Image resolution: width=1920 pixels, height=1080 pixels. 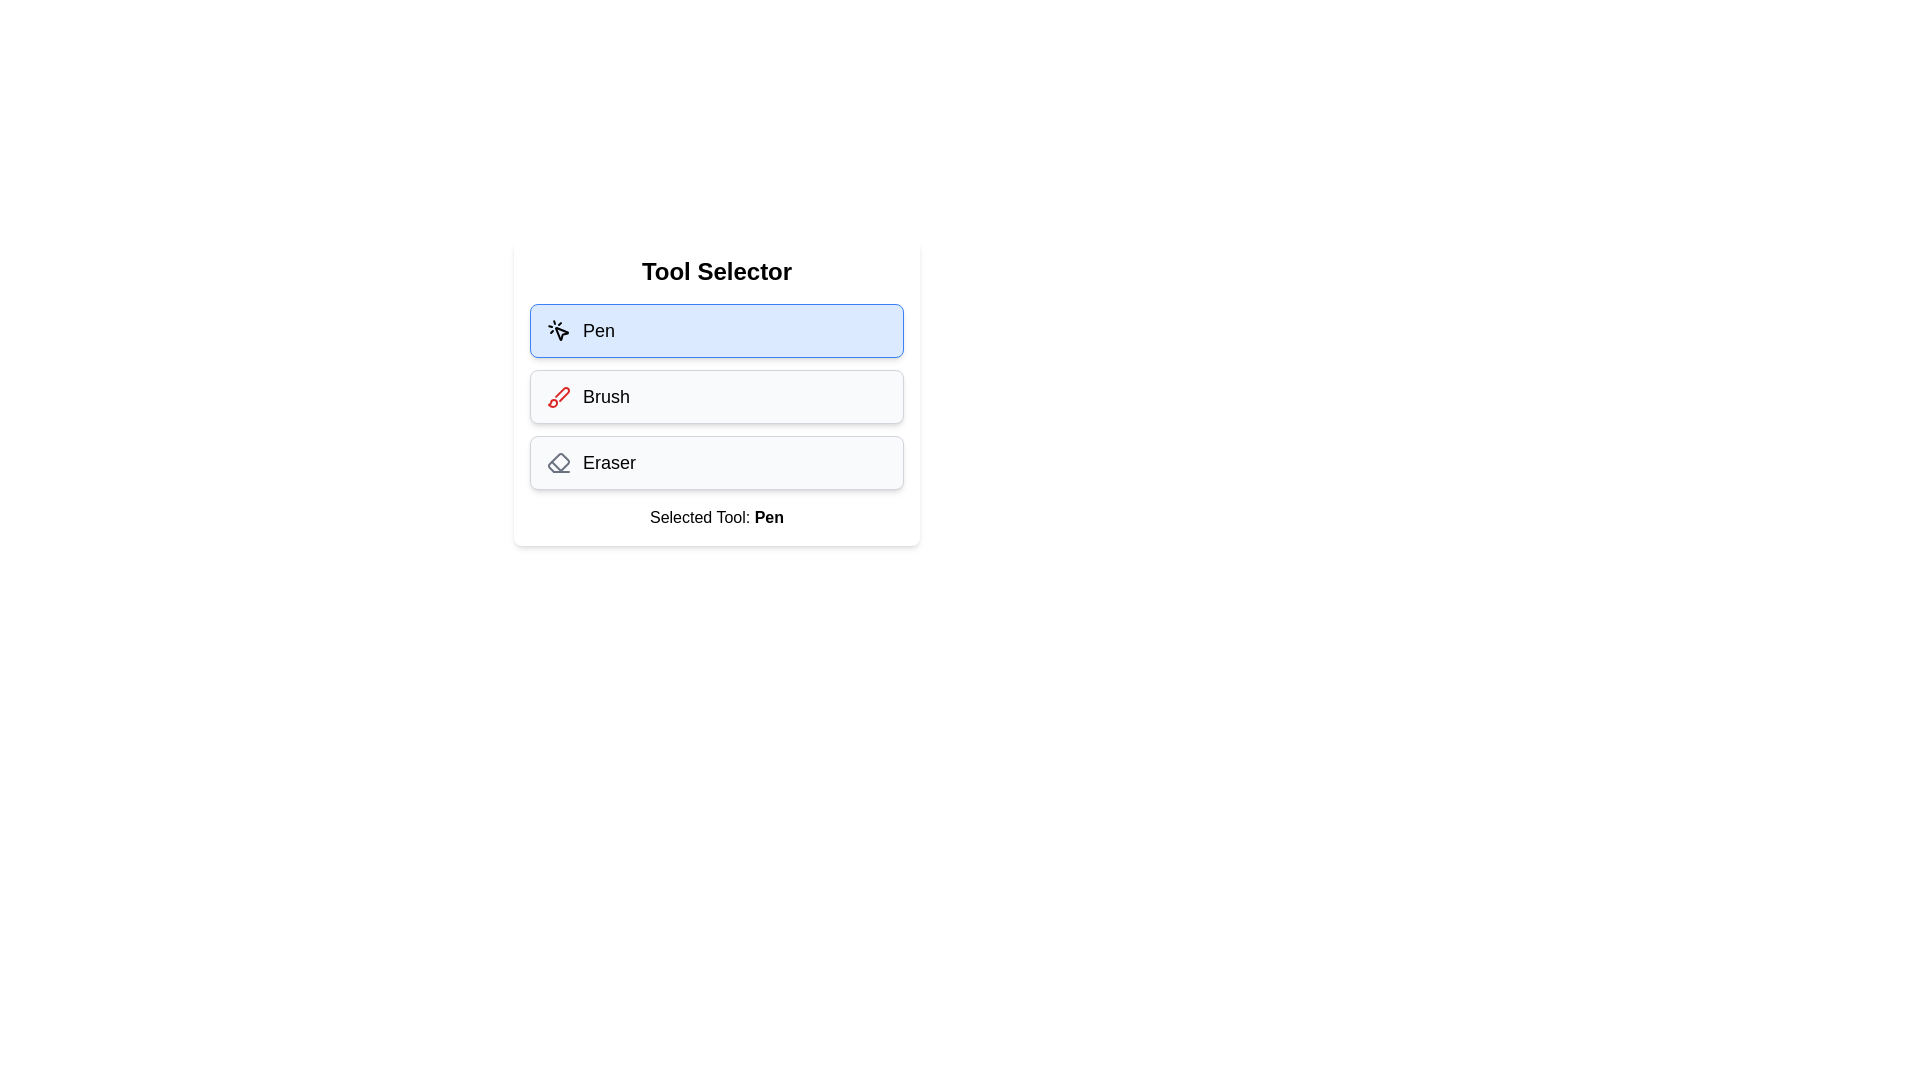 I want to click on the tool Brush by clicking its button, so click(x=716, y=397).